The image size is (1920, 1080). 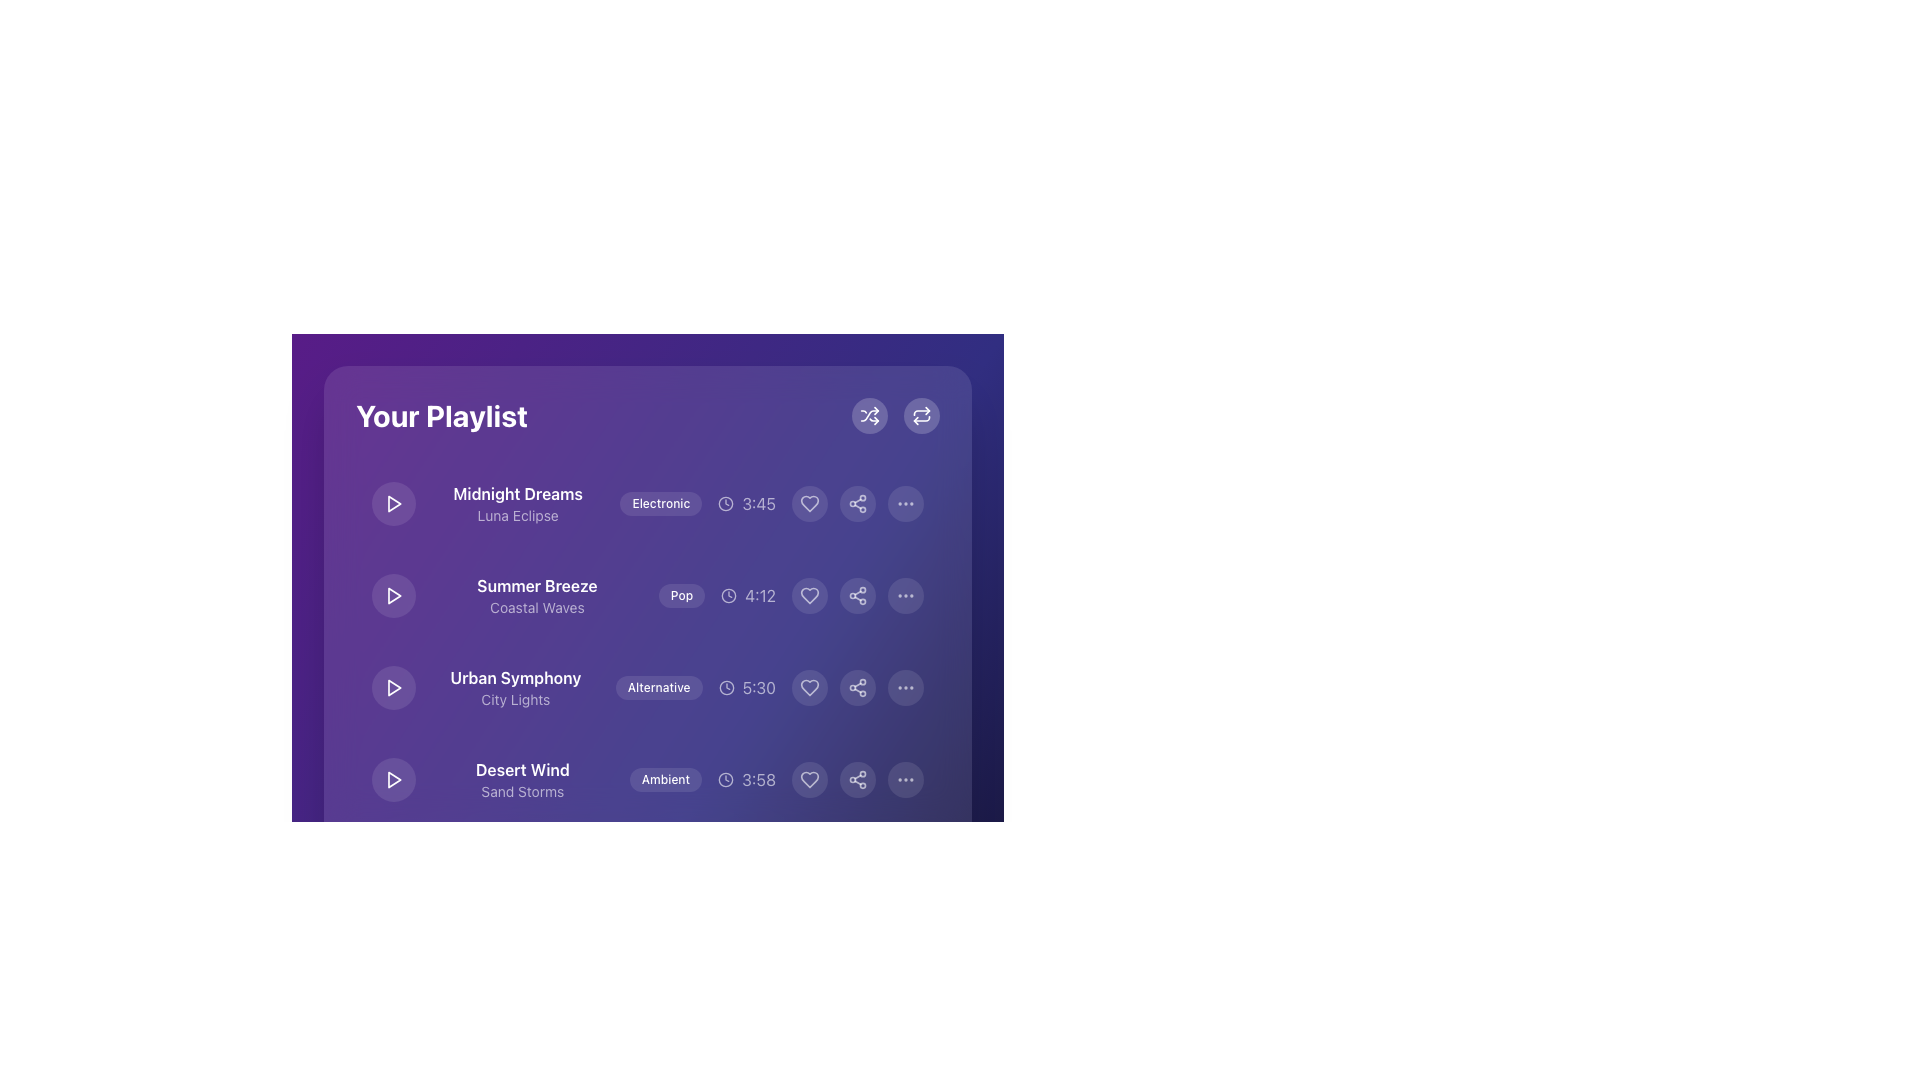 What do you see at coordinates (810, 595) in the screenshot?
I see `the heart icon button, which is the second icon in the row for the 'Summer Breeze' track` at bounding box center [810, 595].